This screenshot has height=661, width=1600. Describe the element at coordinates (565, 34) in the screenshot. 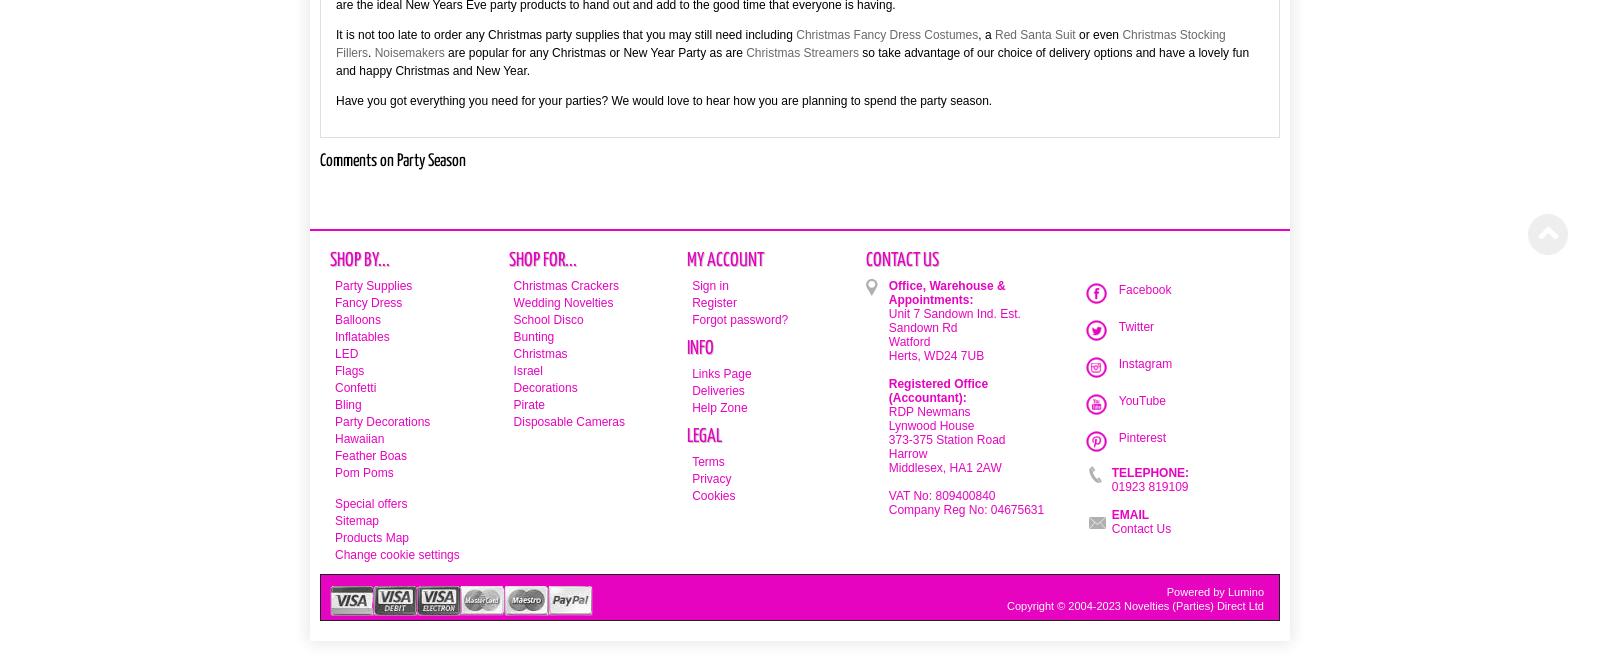

I see `'It is not too late to order any Christmas party supplies that you may still need including'` at that location.